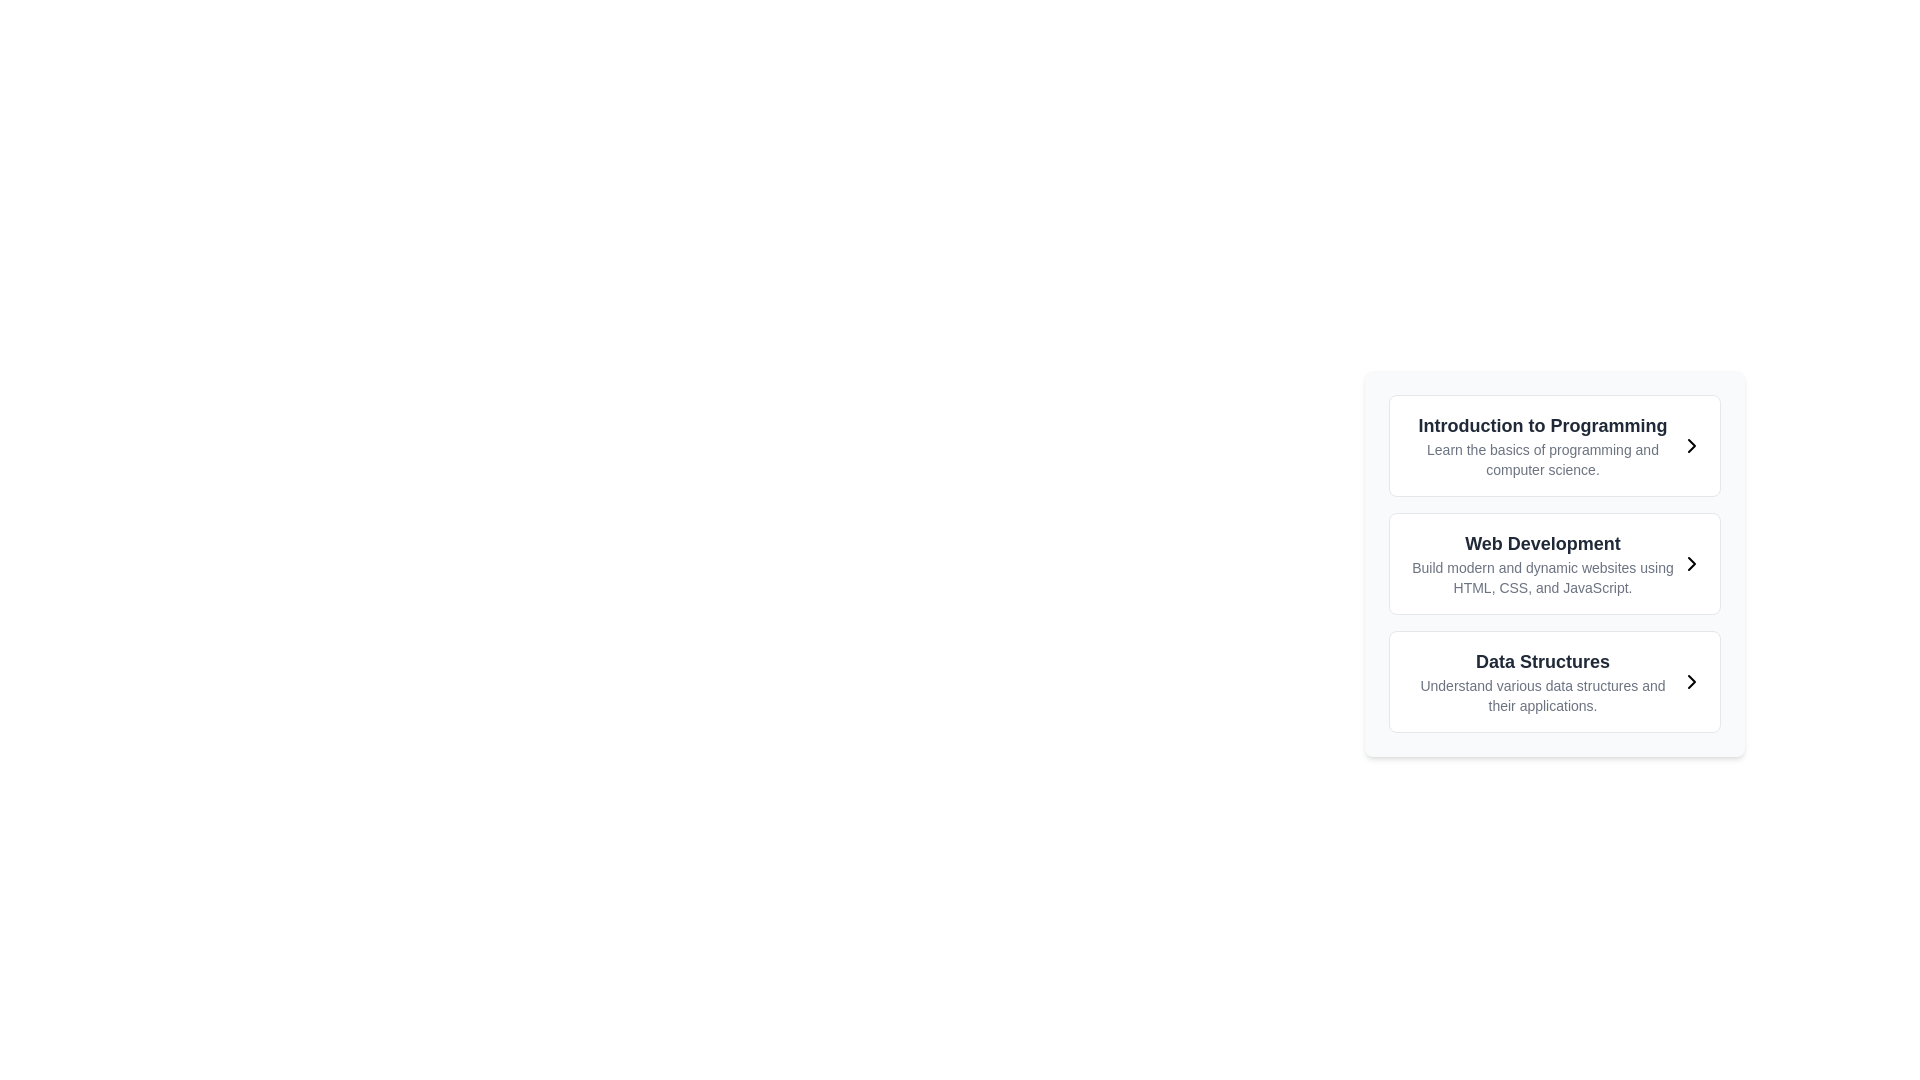 This screenshot has width=1920, height=1080. I want to click on the text display element that shows 'Data Structures', which is styled with a bold, large font size and changes color to blue upon hovering, so click(1541, 662).